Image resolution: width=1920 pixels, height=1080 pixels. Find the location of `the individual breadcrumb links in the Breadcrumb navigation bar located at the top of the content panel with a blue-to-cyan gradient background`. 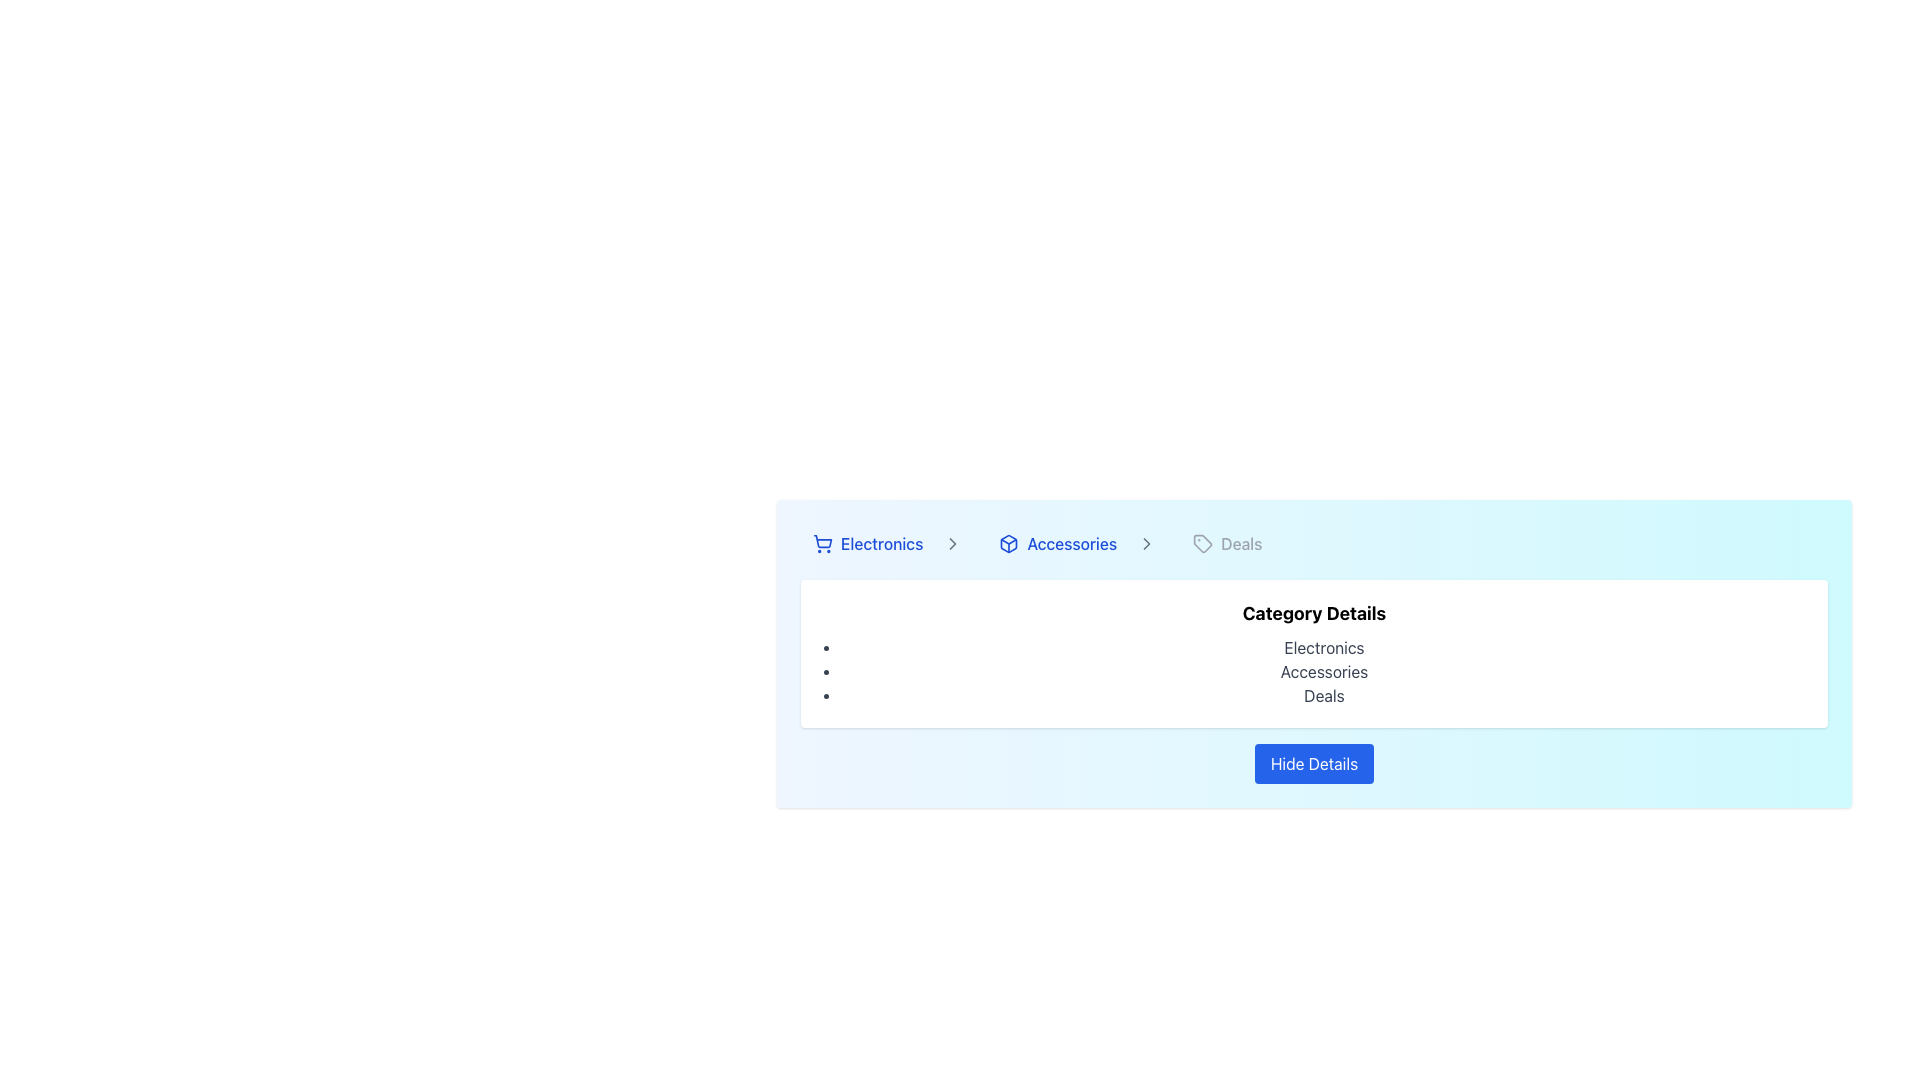

the individual breadcrumb links in the Breadcrumb navigation bar located at the top of the content panel with a blue-to-cyan gradient background is located at coordinates (1314, 543).